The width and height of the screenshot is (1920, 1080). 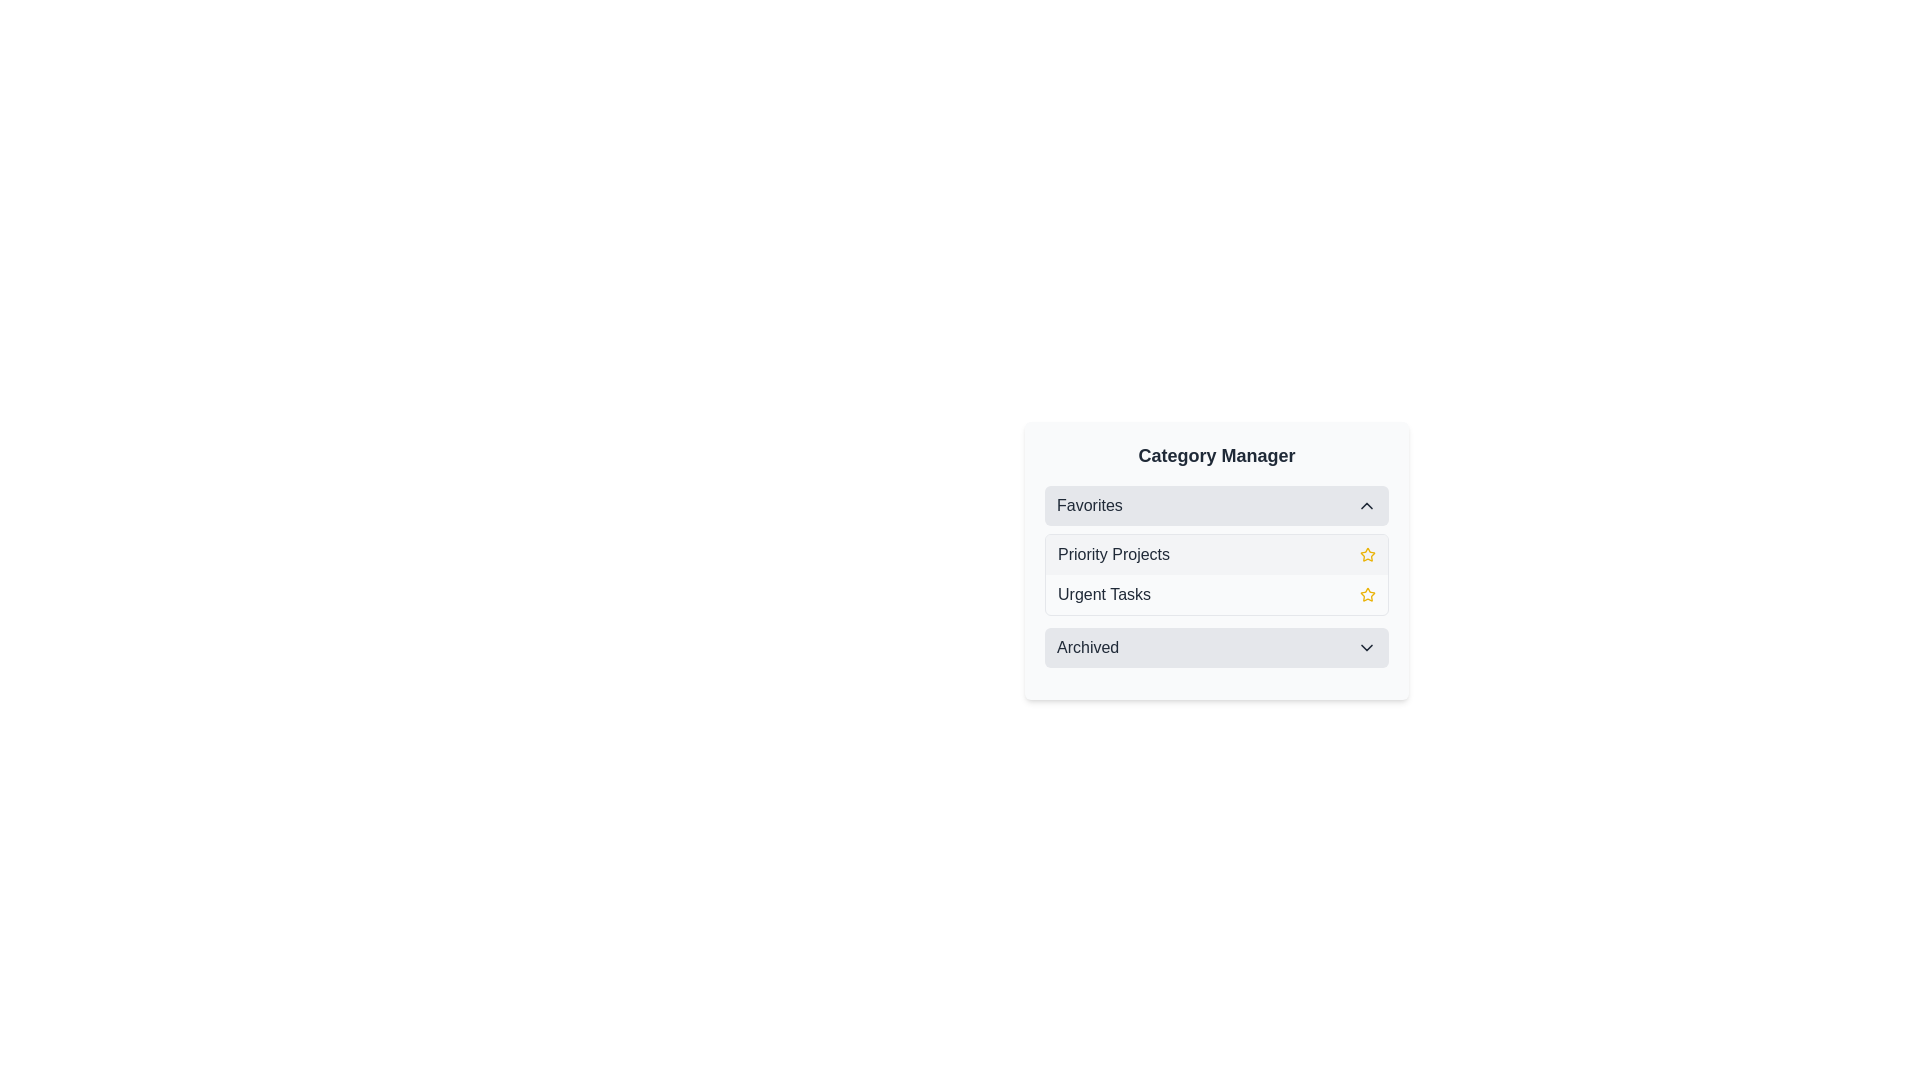 I want to click on the 'Urgent Tasks' list item in the Category Manager, so click(x=1216, y=593).